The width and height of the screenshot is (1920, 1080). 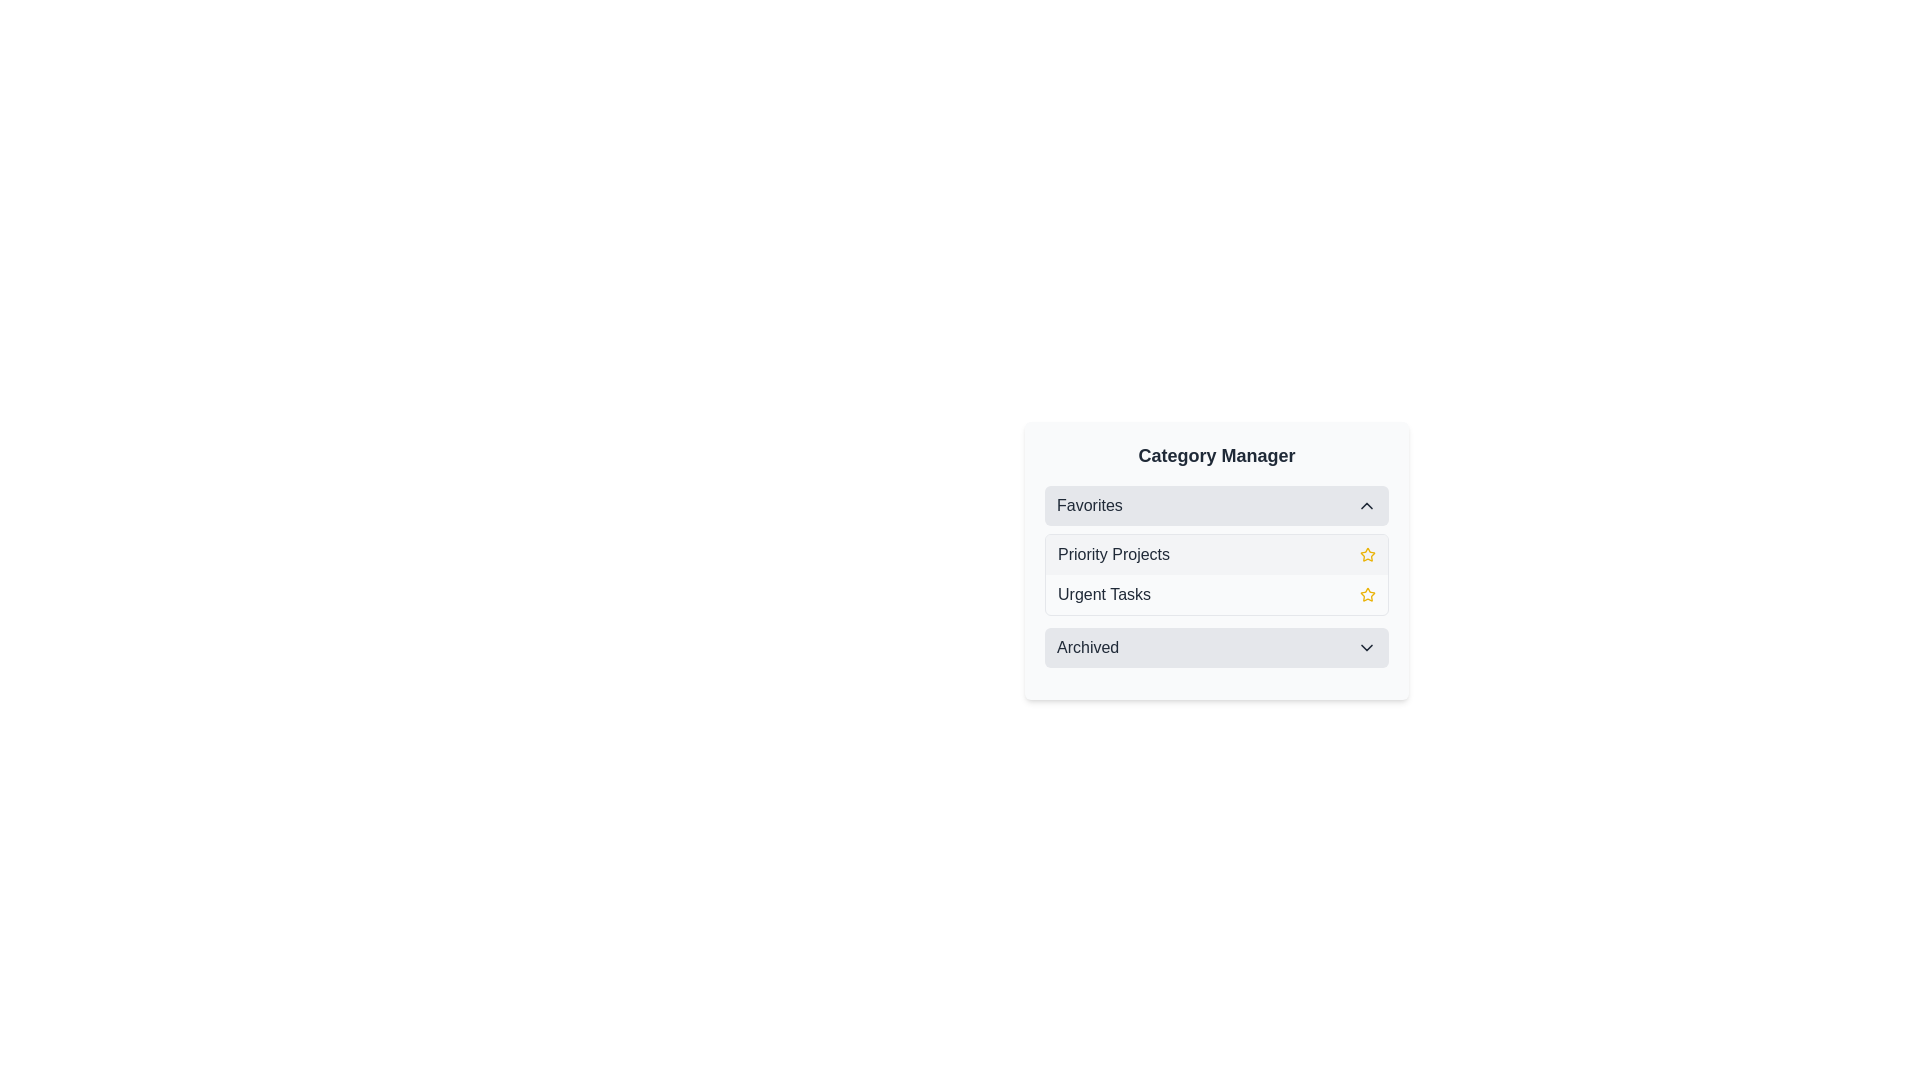 I want to click on the 'Urgent Tasks' list item in the Category Manager, so click(x=1216, y=593).